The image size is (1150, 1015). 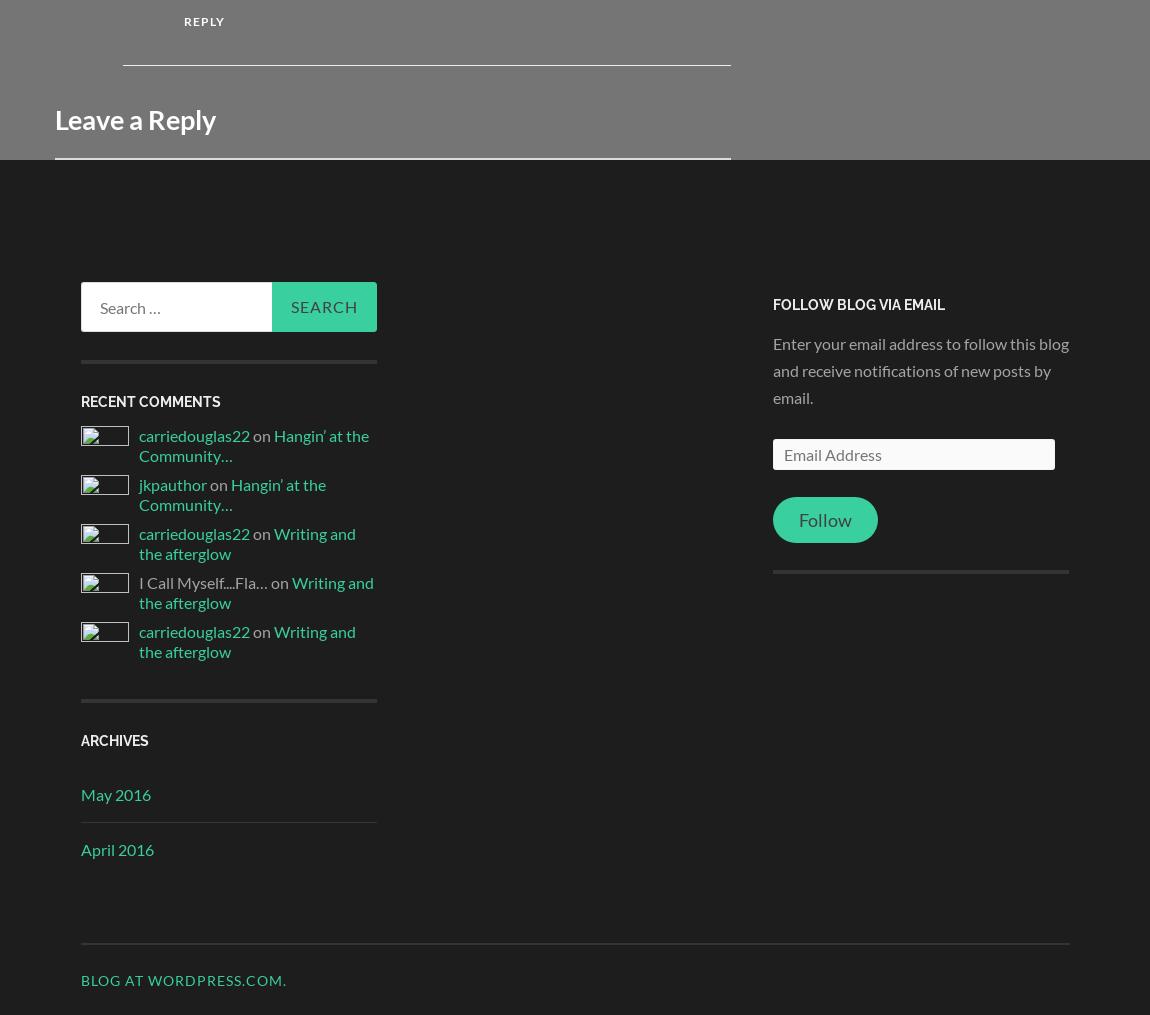 What do you see at coordinates (115, 849) in the screenshot?
I see `'April 2016'` at bounding box center [115, 849].